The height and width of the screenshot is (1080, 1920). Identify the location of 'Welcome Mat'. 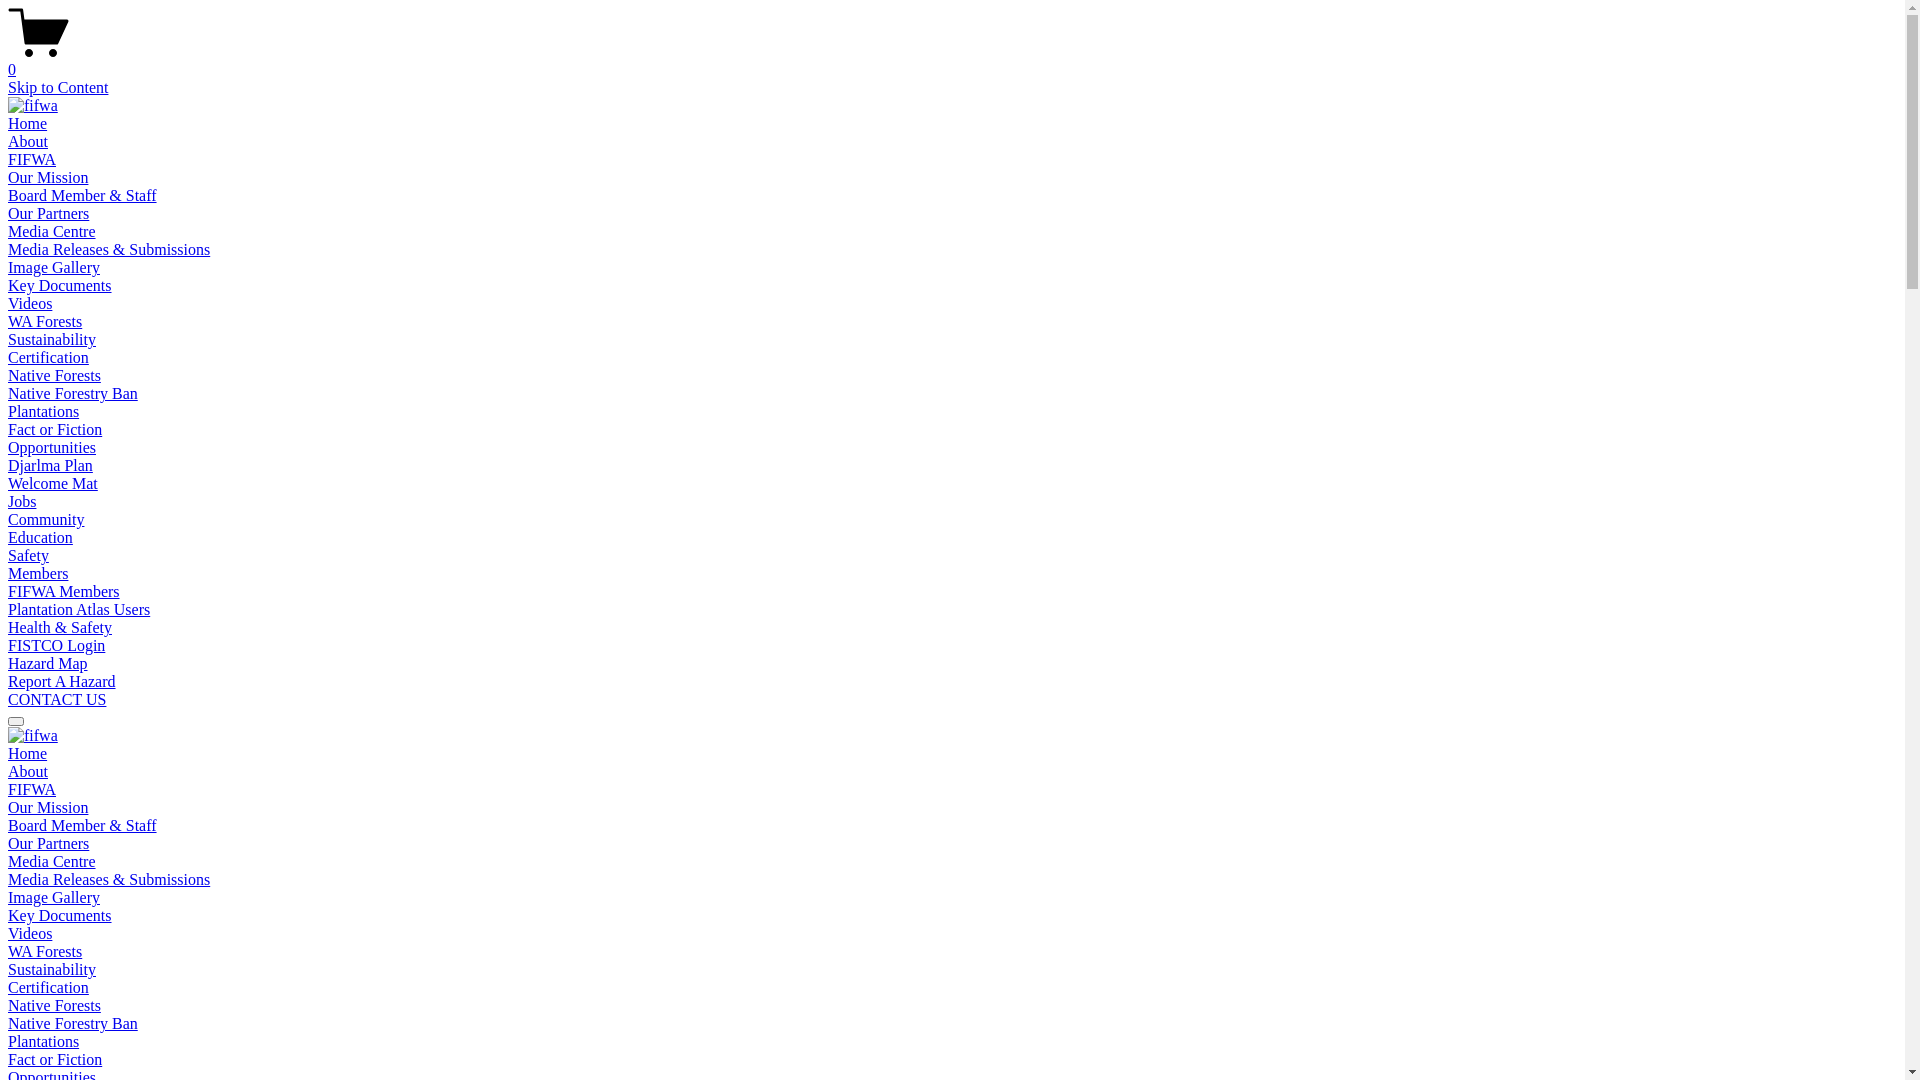
(8, 483).